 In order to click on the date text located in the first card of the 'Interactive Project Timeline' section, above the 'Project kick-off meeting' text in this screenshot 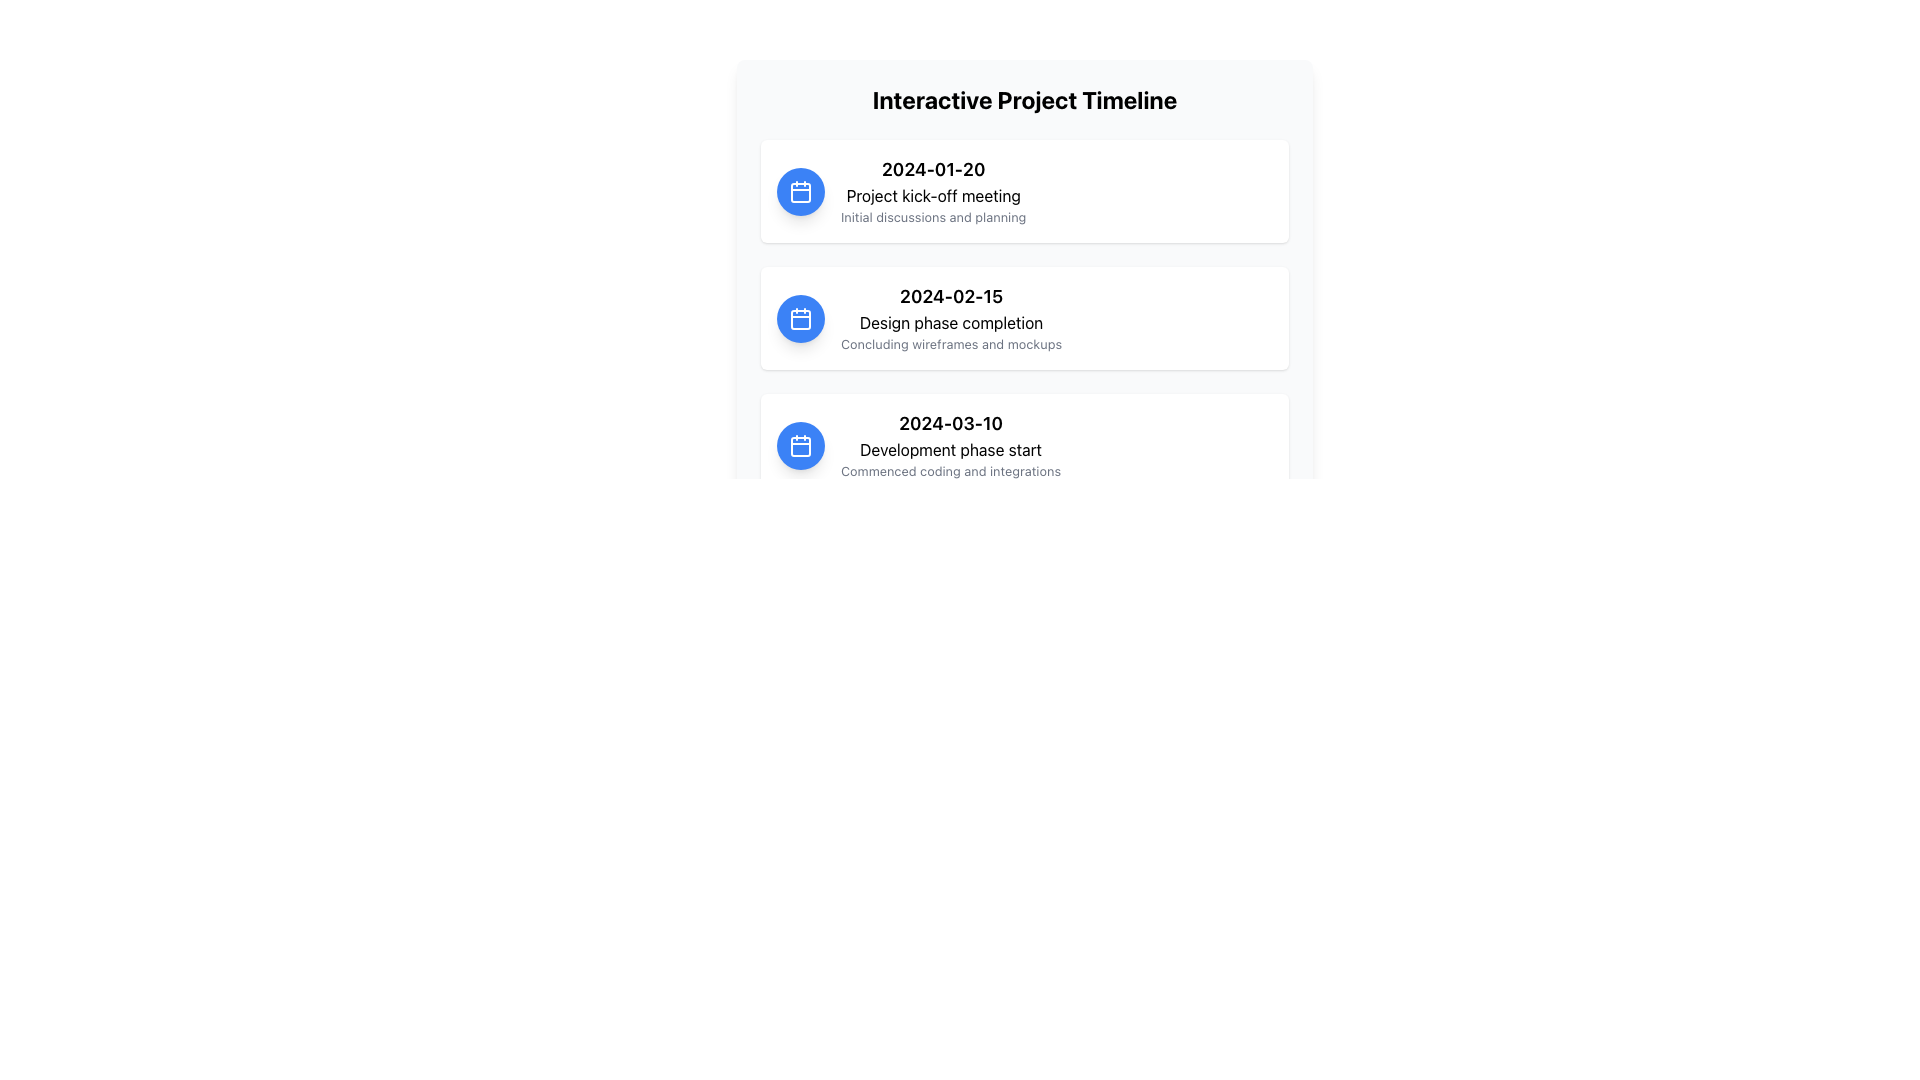, I will do `click(932, 168)`.